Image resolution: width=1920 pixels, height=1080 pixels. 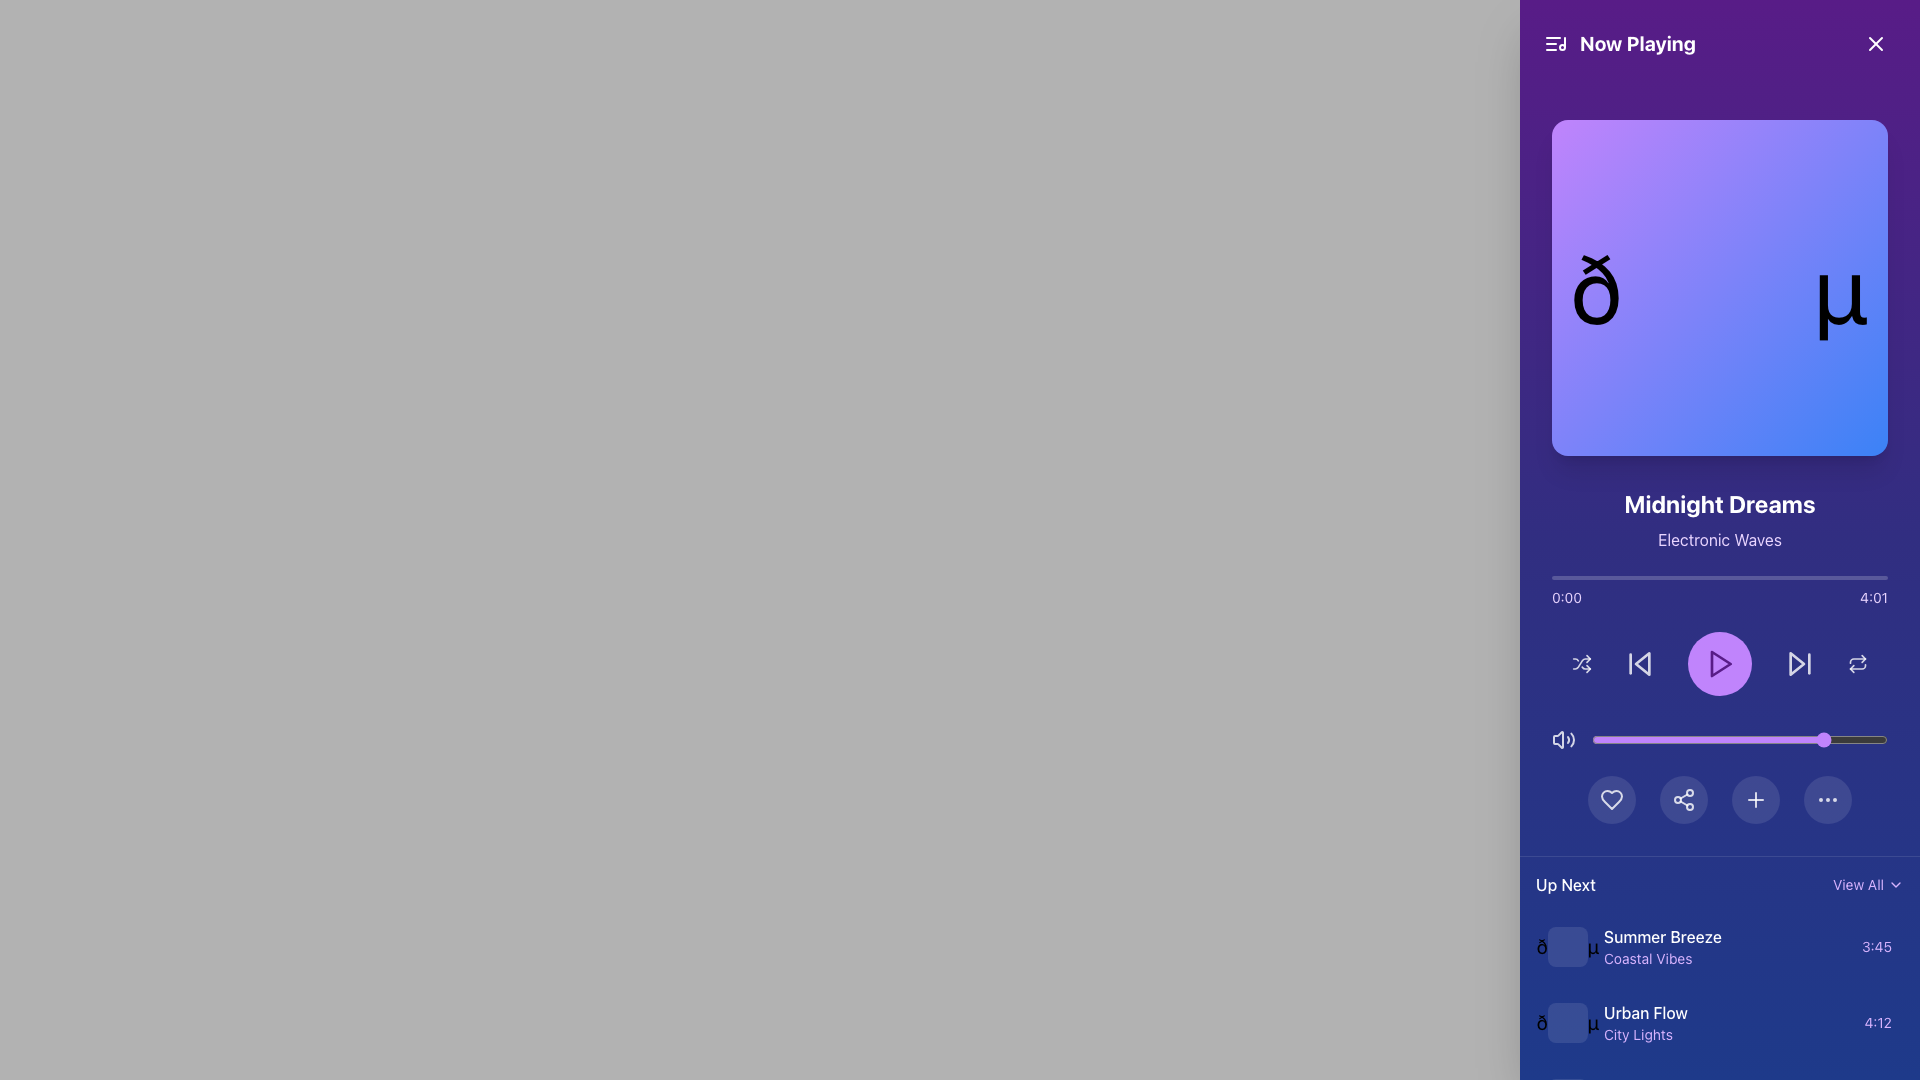 I want to click on the circular button with a plus icon located at the bottom middle of the interface, so click(x=1755, y=798).